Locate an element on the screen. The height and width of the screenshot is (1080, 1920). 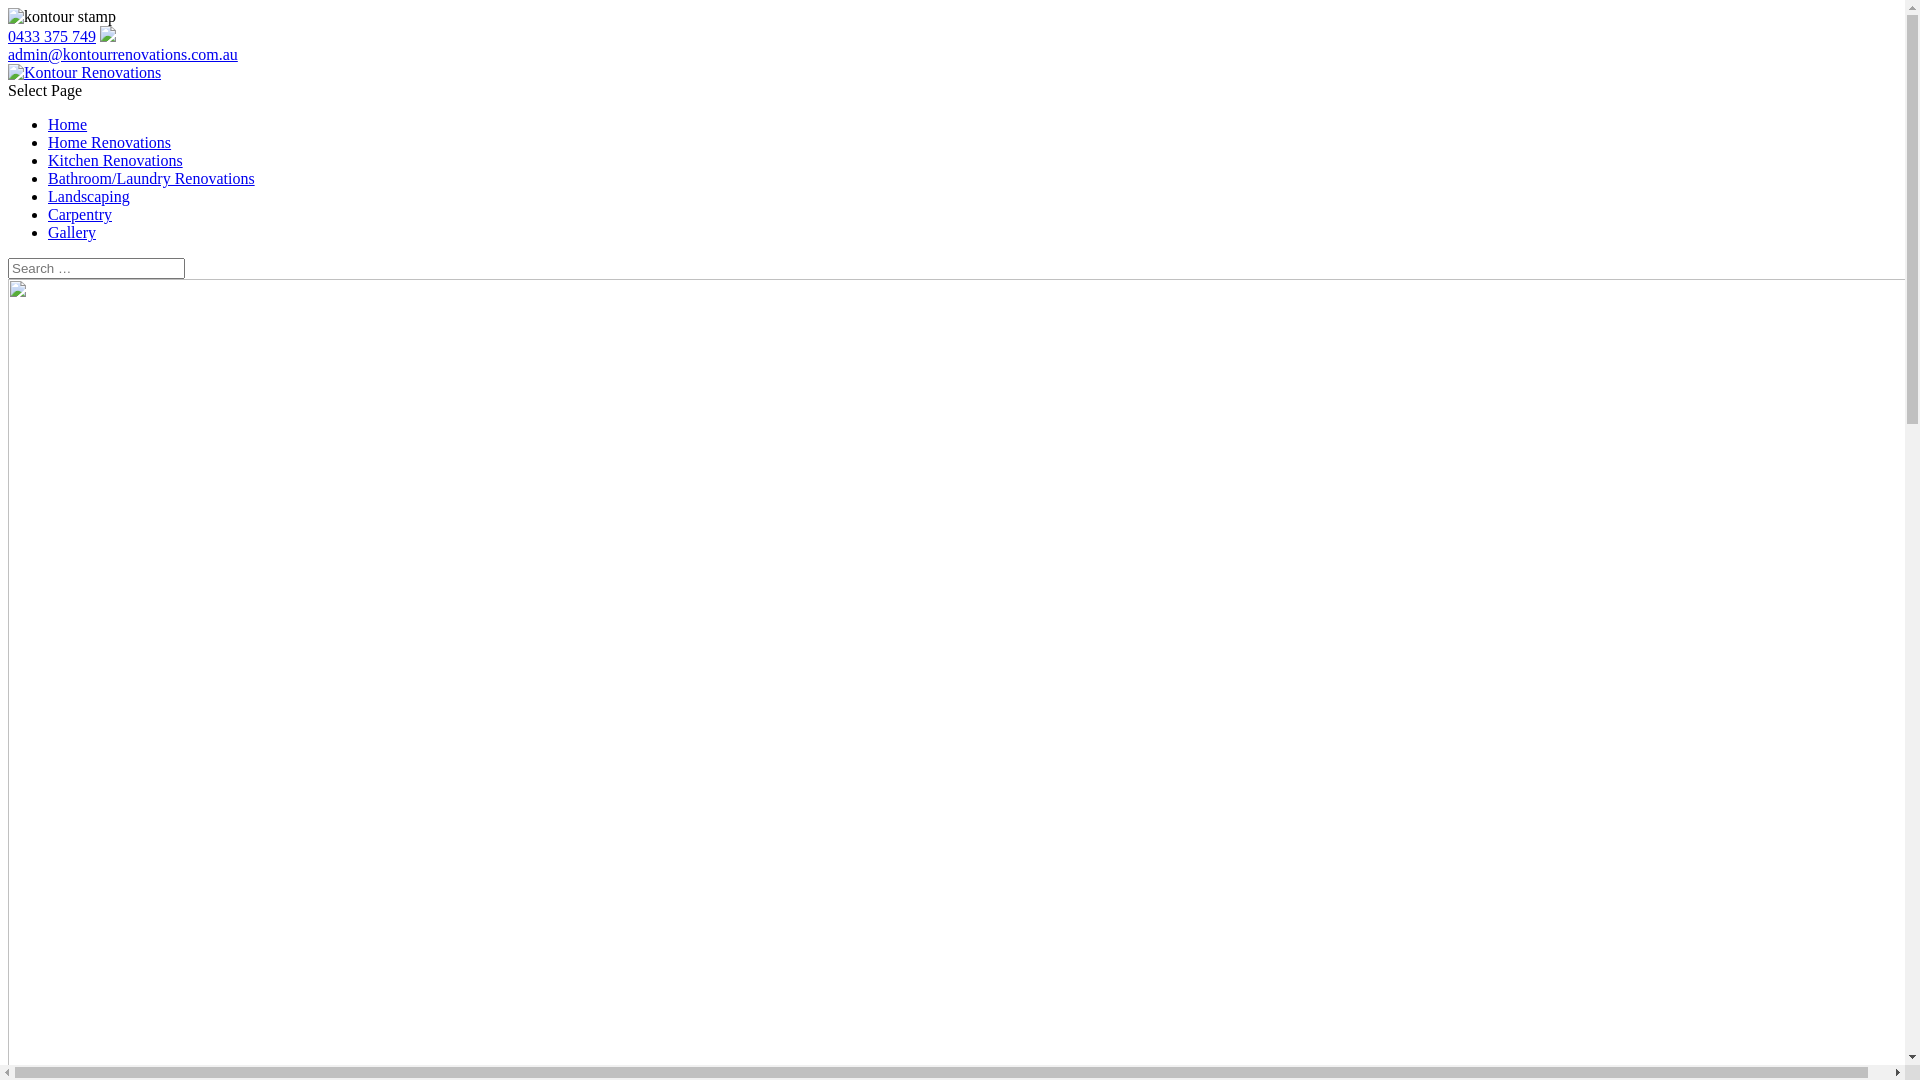
'Carpentry' is located at coordinates (80, 214).